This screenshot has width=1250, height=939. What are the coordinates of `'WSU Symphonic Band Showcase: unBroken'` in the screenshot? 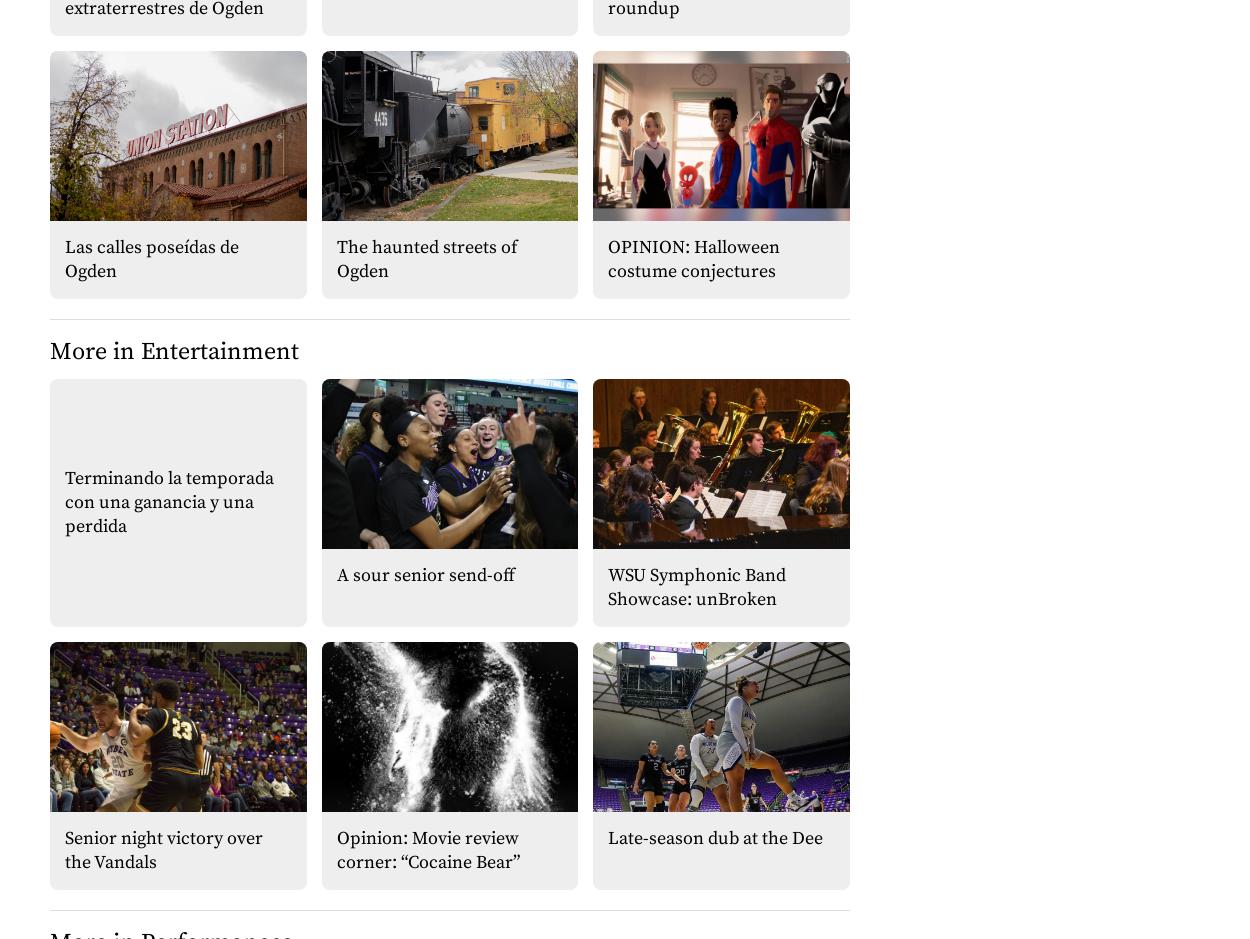 It's located at (696, 586).